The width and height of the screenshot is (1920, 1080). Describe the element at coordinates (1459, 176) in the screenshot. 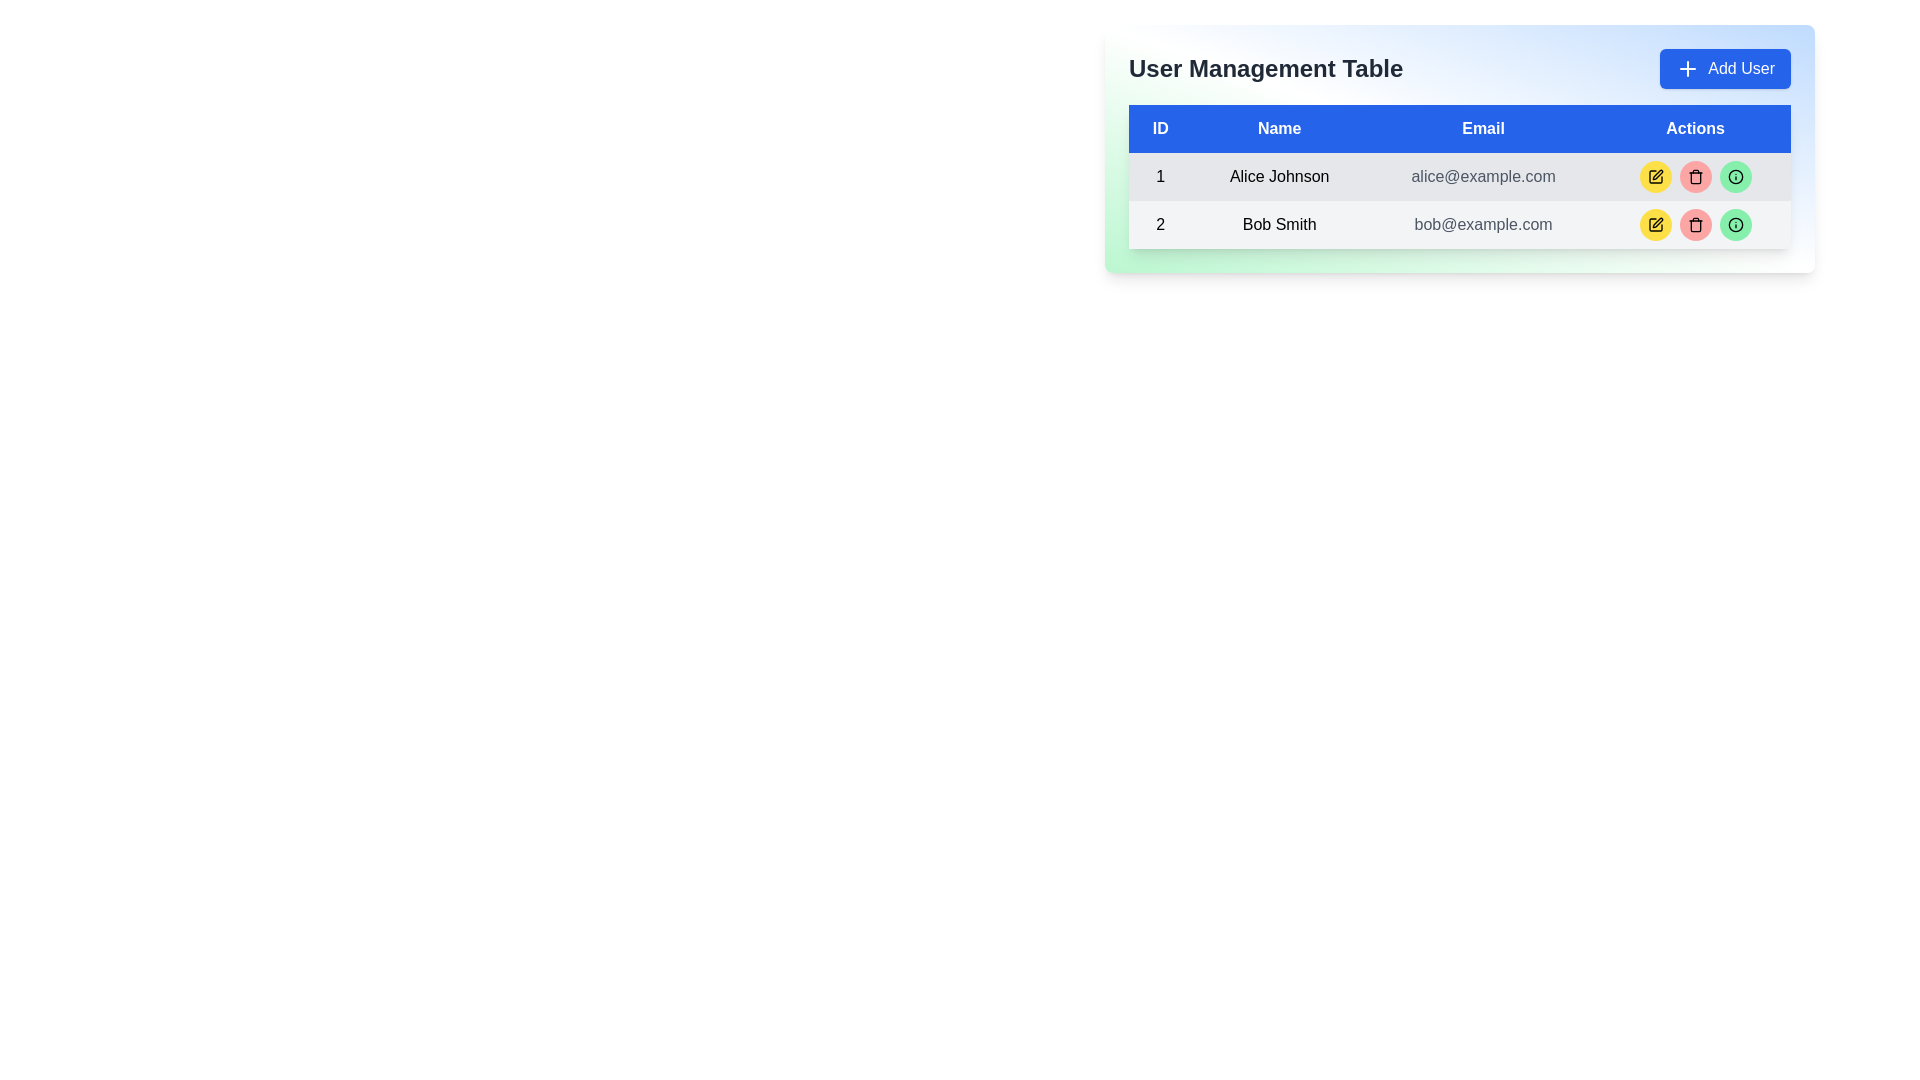

I see `the email address in the first data row of the user management table to send an email` at that location.